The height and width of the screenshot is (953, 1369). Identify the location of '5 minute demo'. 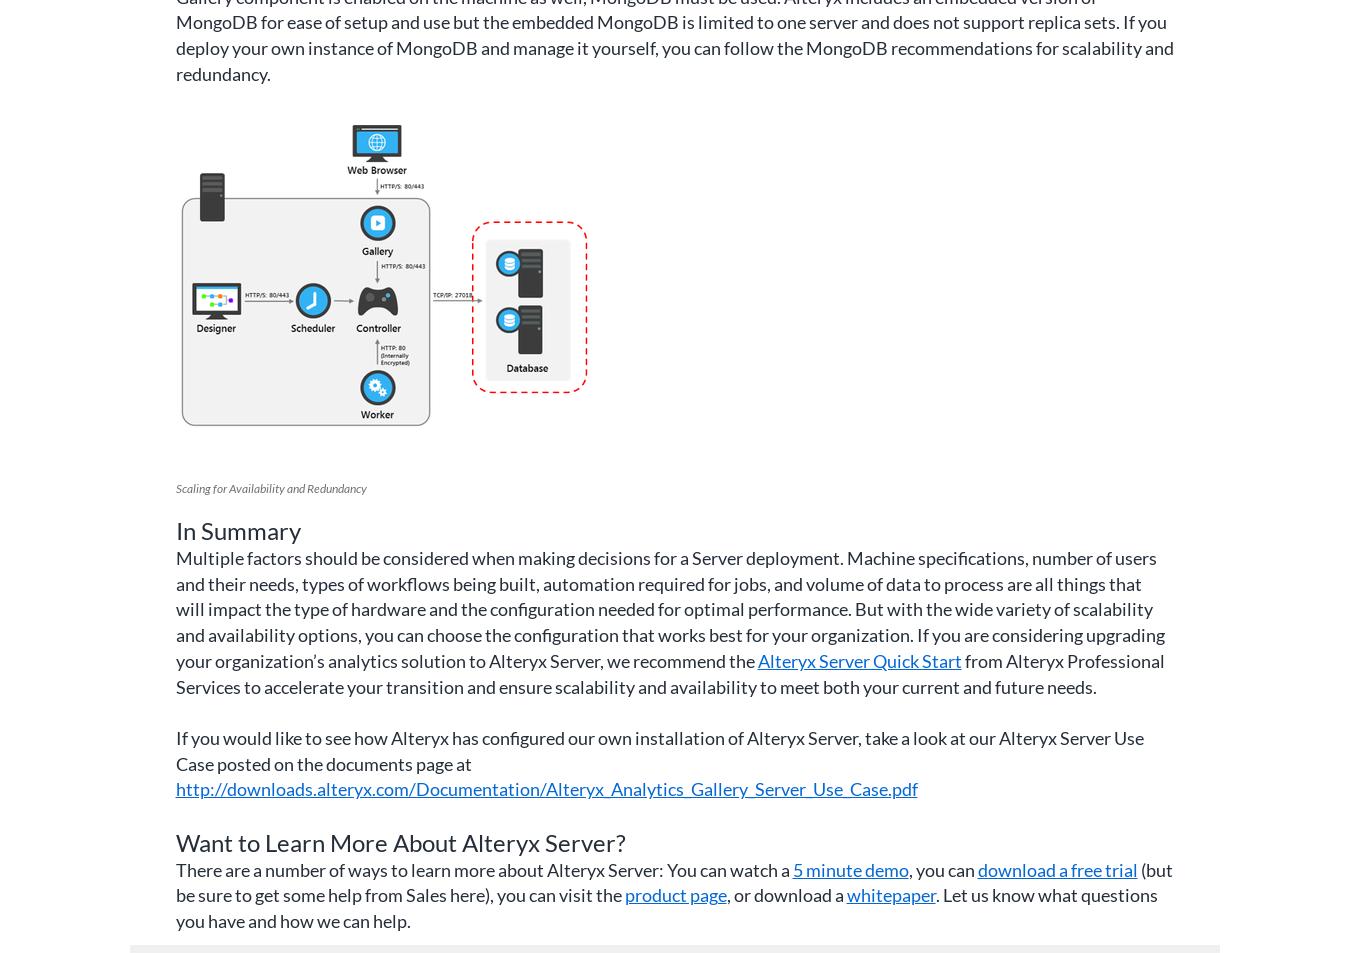
(849, 869).